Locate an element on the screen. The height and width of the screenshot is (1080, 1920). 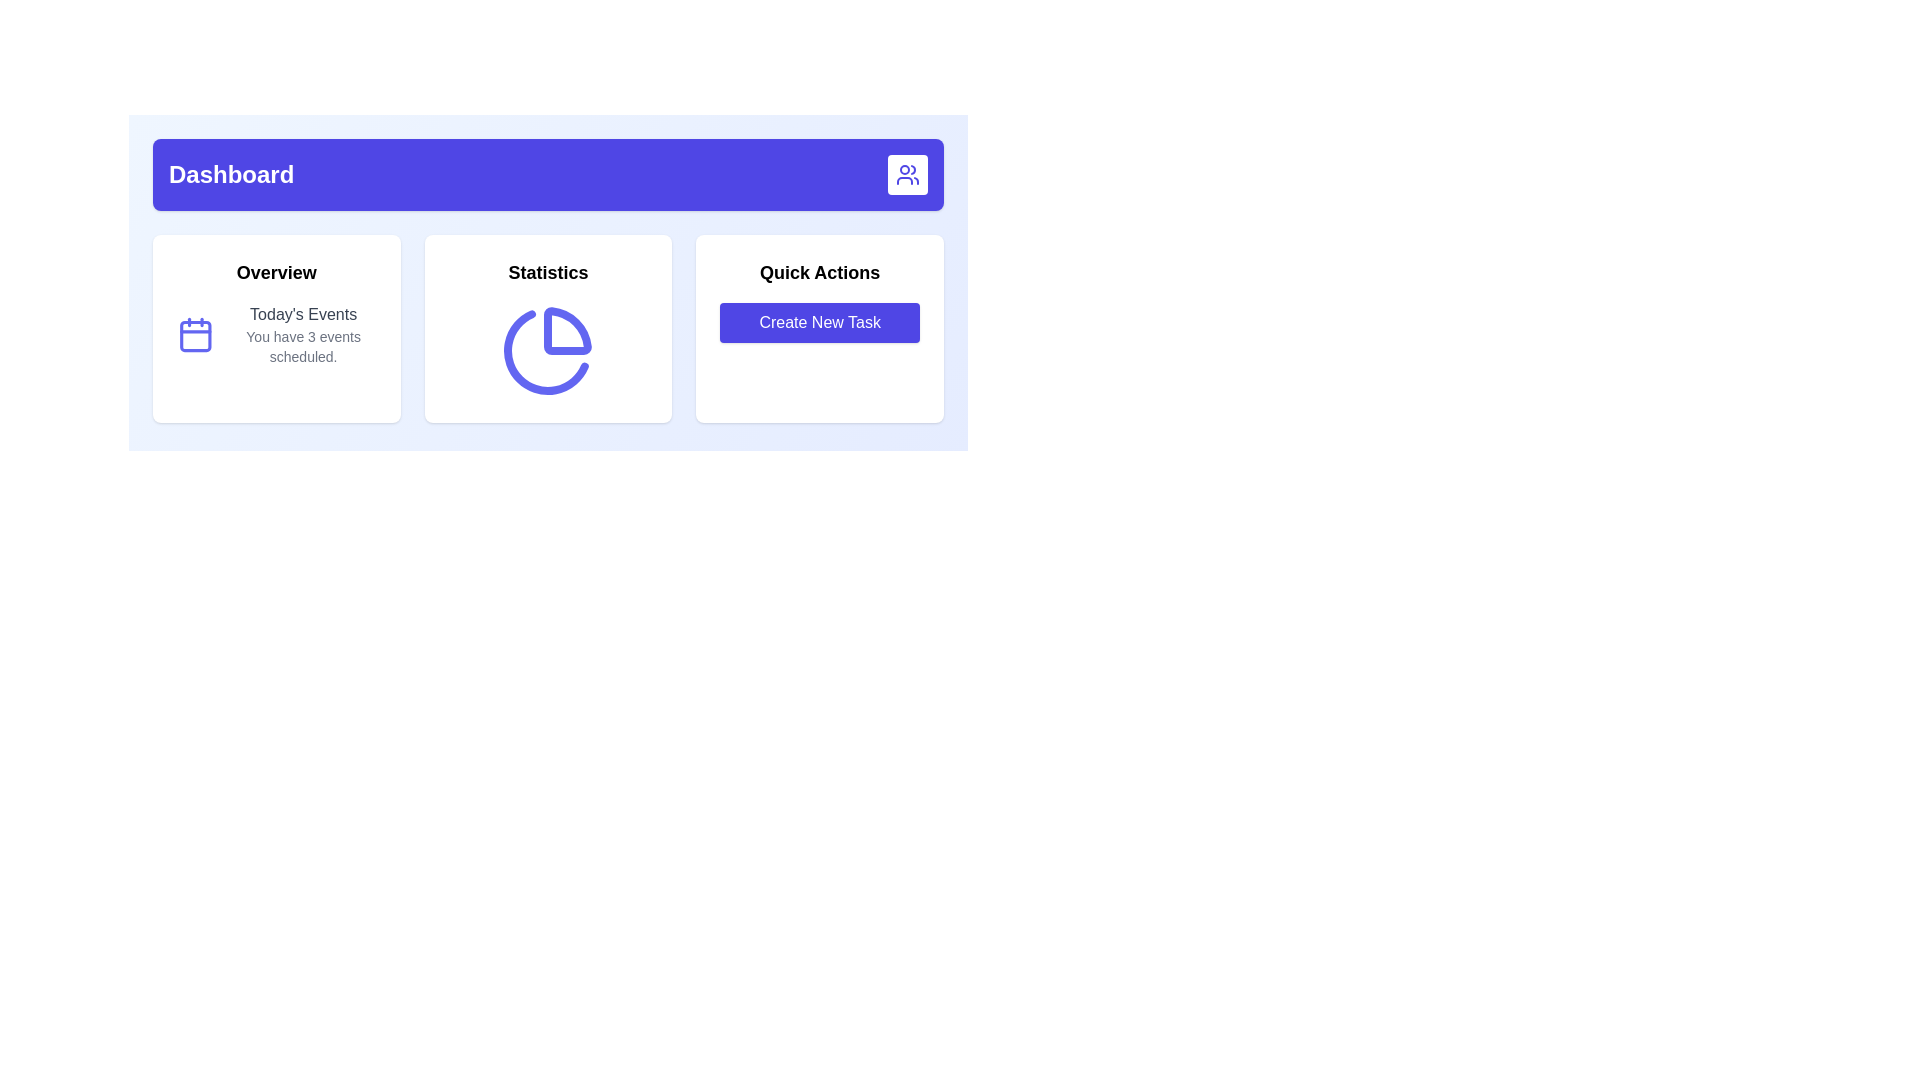
the 'Create New Task' button inside the 'Quick Actions' card, which is the third card from the left in the row of three cards is located at coordinates (820, 327).